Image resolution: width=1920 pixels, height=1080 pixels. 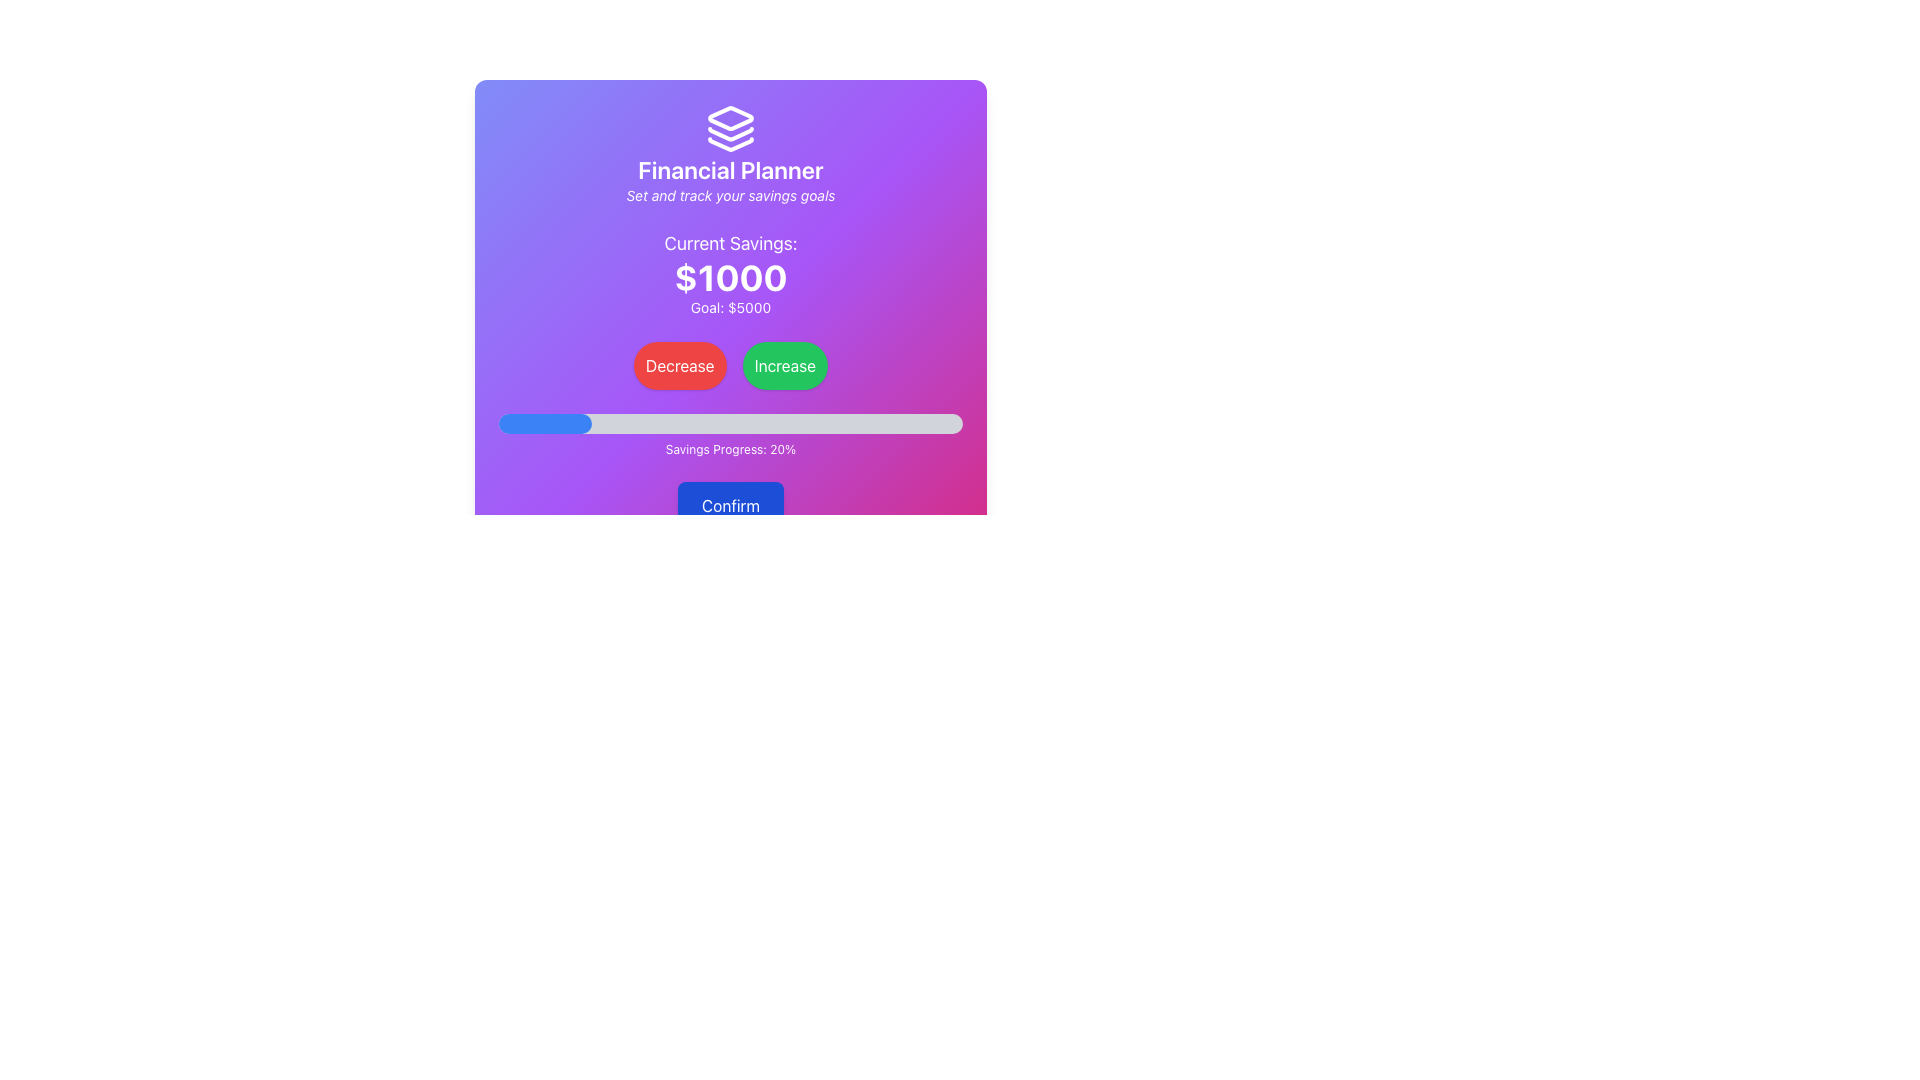 What do you see at coordinates (729, 273) in the screenshot?
I see `the Text Display element that shows financial information, specifically the text 'Current Savings:' and the bold number '$1000'` at bounding box center [729, 273].